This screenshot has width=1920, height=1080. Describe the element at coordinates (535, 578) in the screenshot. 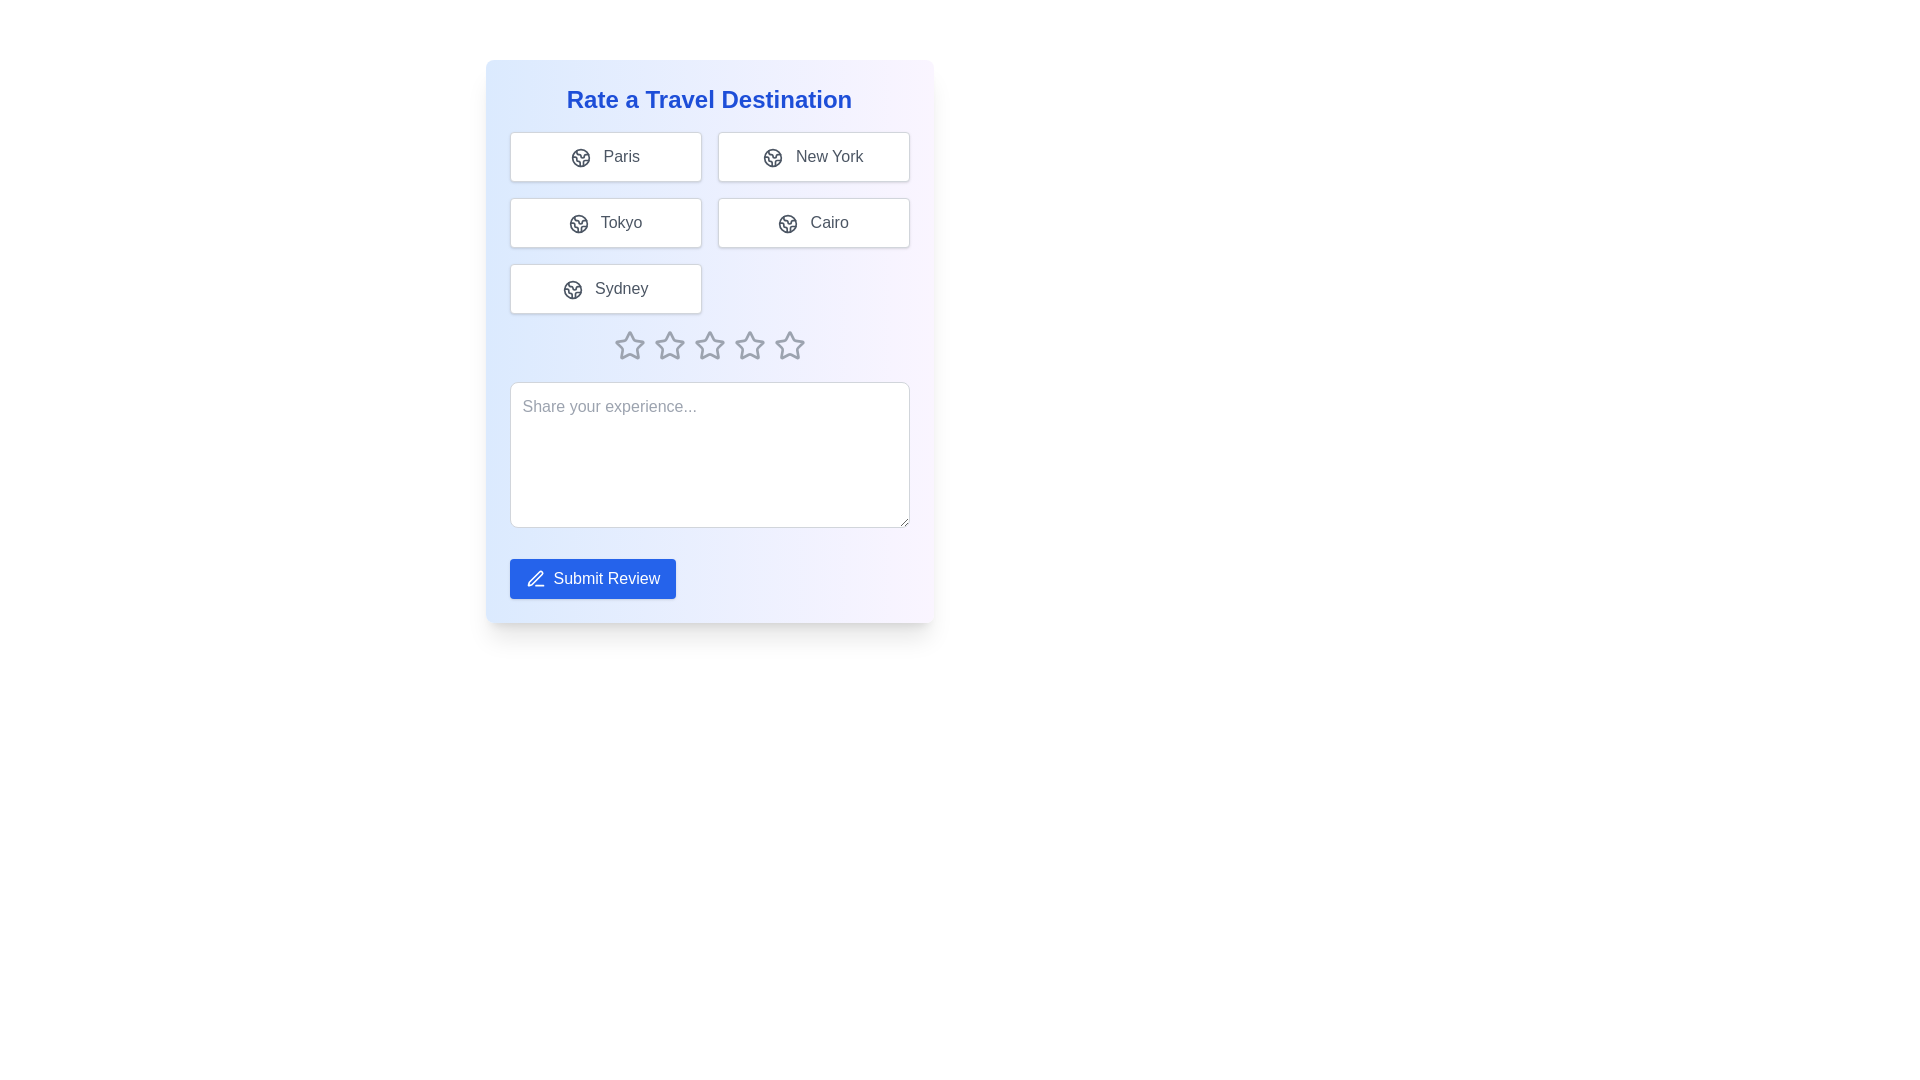

I see `the pen icon located within the blue 'Submit Review' button at the bottom of the form interface` at that location.